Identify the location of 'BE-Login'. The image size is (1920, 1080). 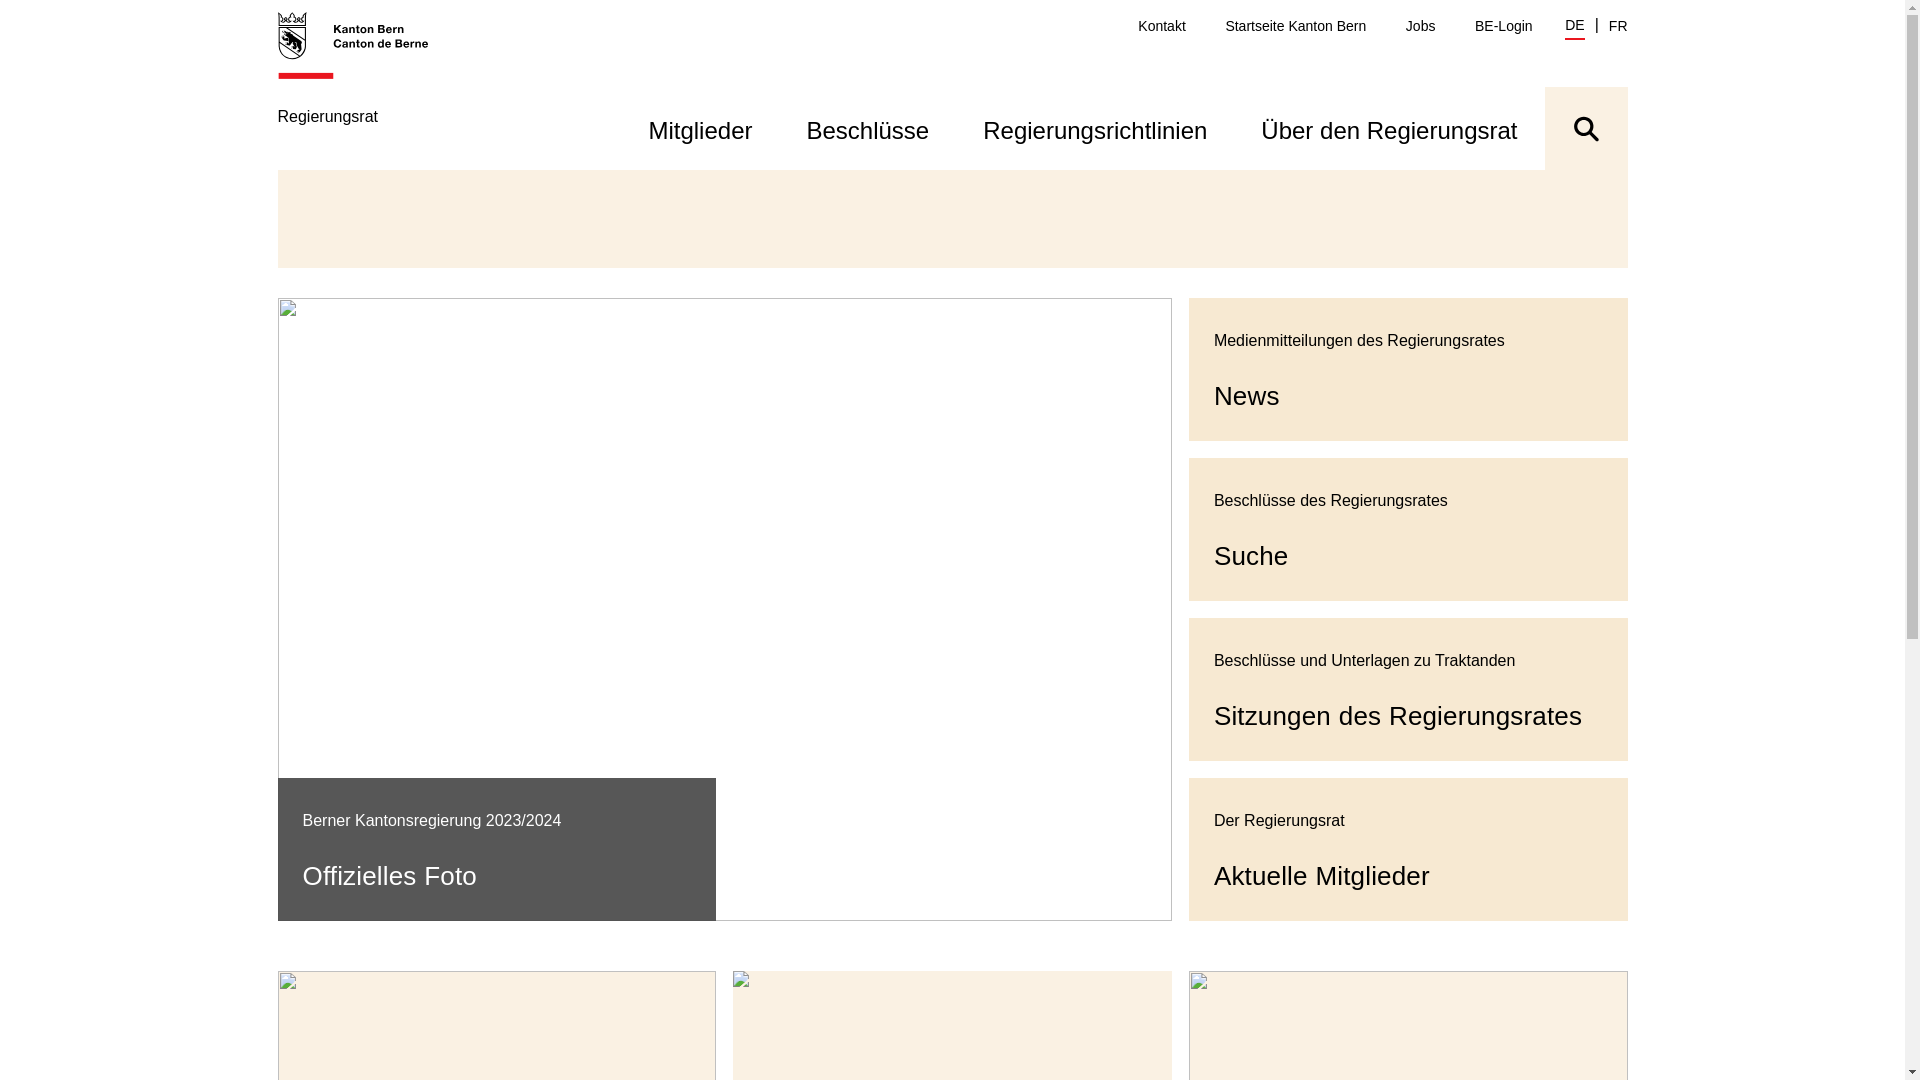
(1474, 26).